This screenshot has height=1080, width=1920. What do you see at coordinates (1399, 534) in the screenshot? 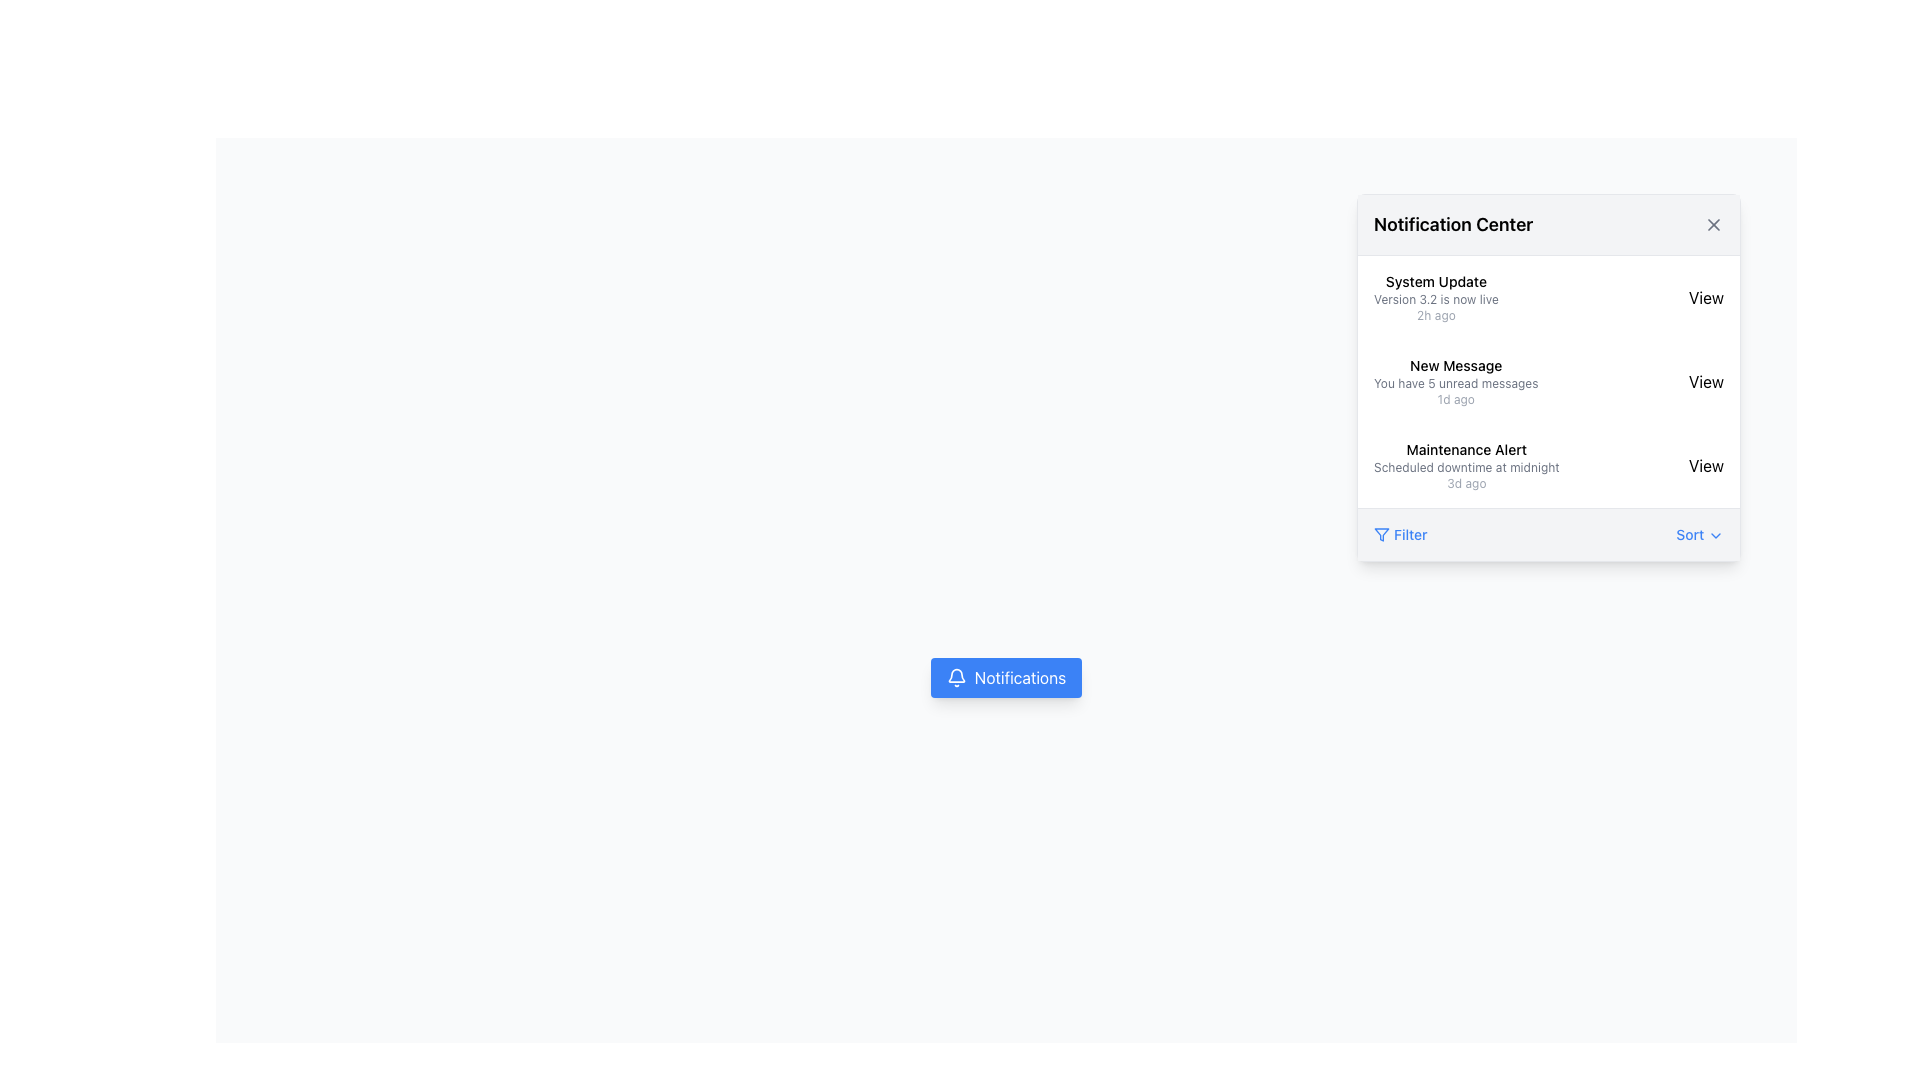
I see `the filter button located in the lower-left corner of the 'Notification Center' modal` at bounding box center [1399, 534].